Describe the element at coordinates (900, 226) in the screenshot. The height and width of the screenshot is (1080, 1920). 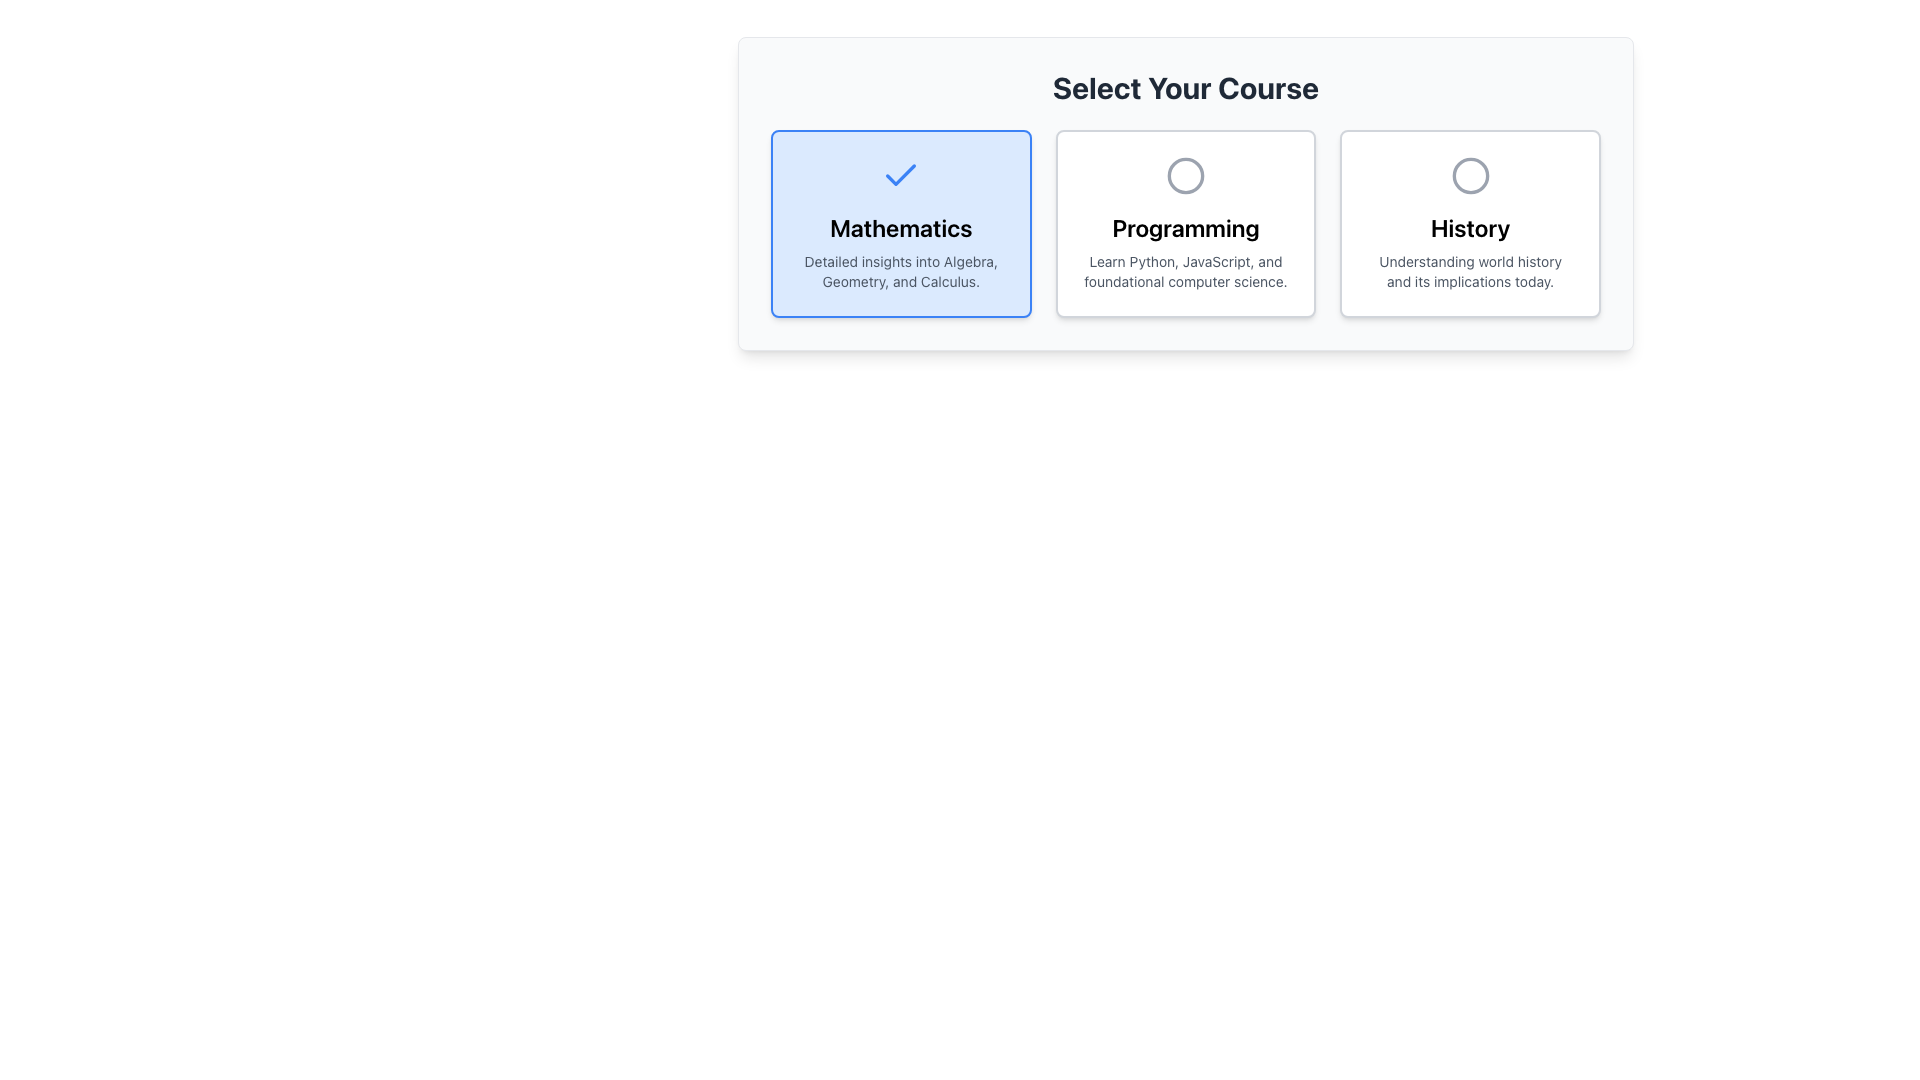
I see `the 'Mathematics' text label which serves as a title for the course option, positioned in the central upper area of the course selection interface` at that location.